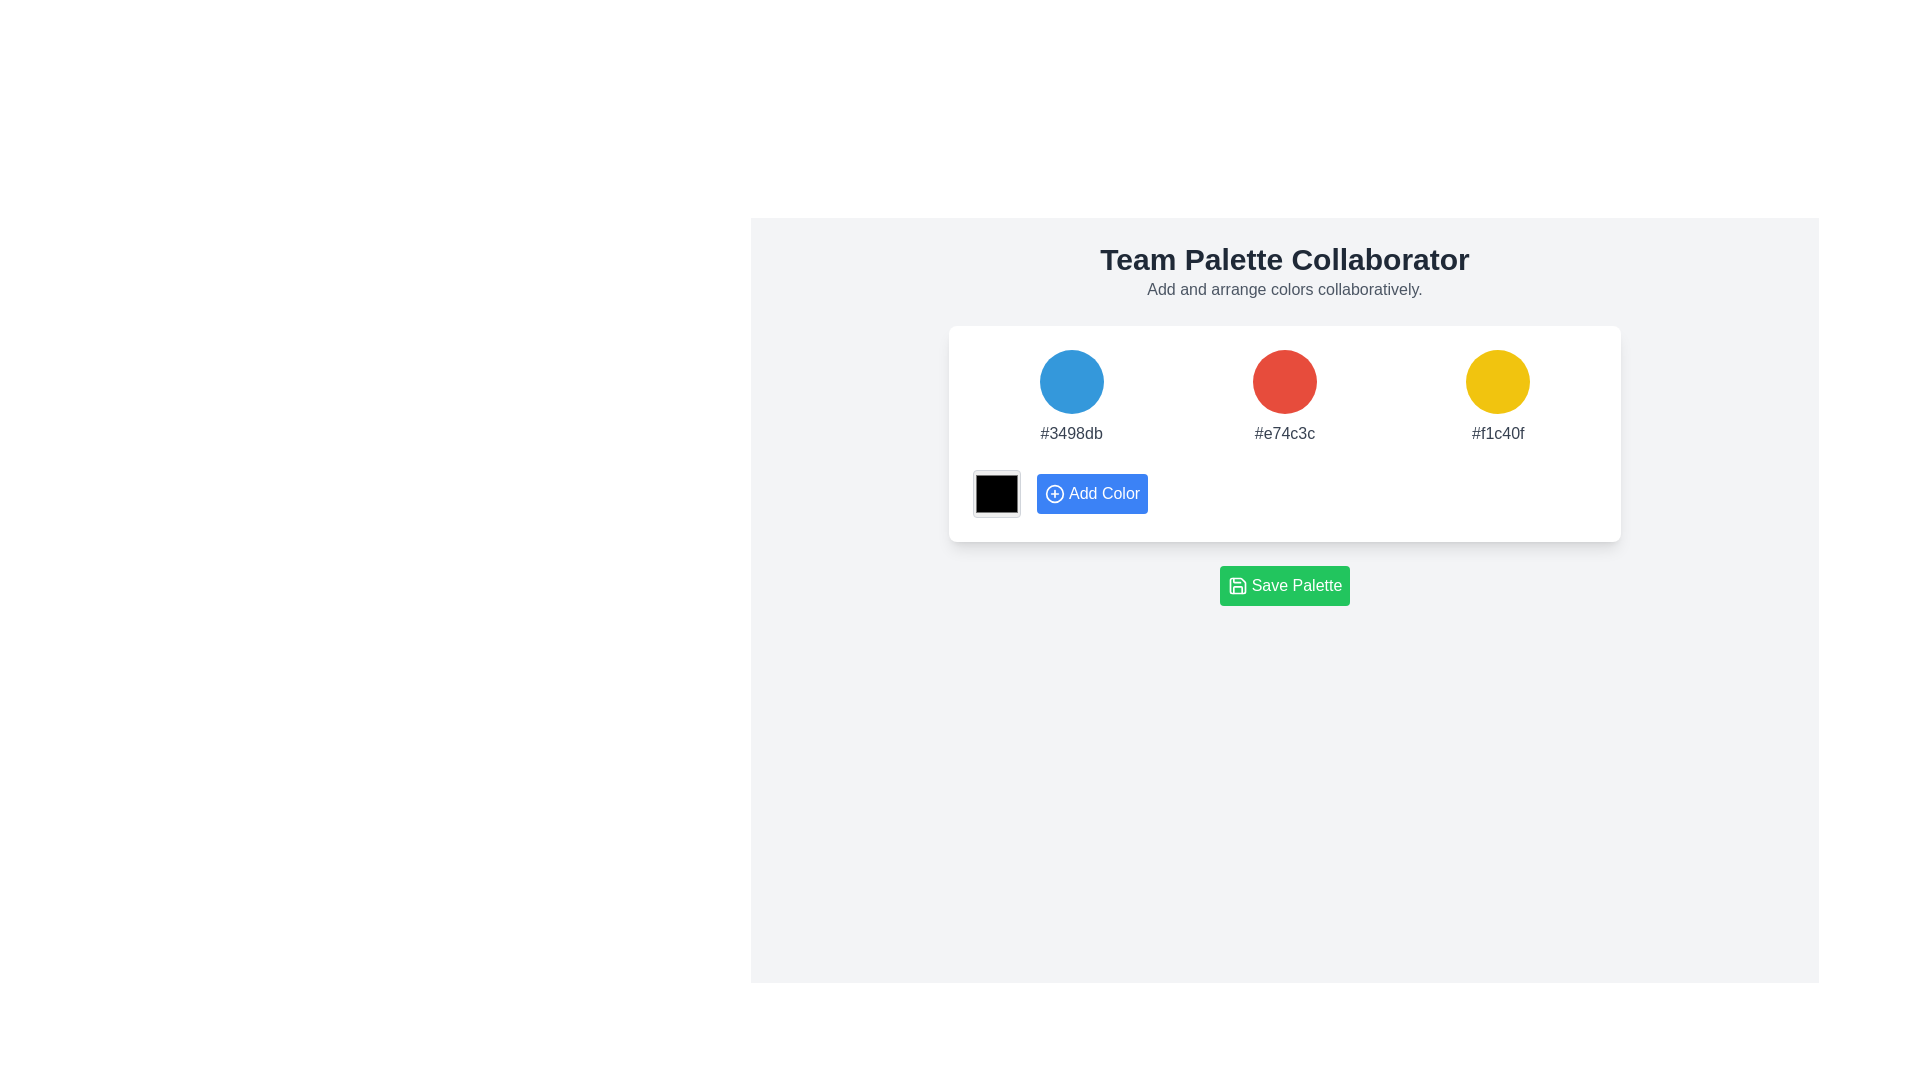 The width and height of the screenshot is (1920, 1080). Describe the element at coordinates (1091, 493) in the screenshot. I see `the button located below the black square color box` at that location.